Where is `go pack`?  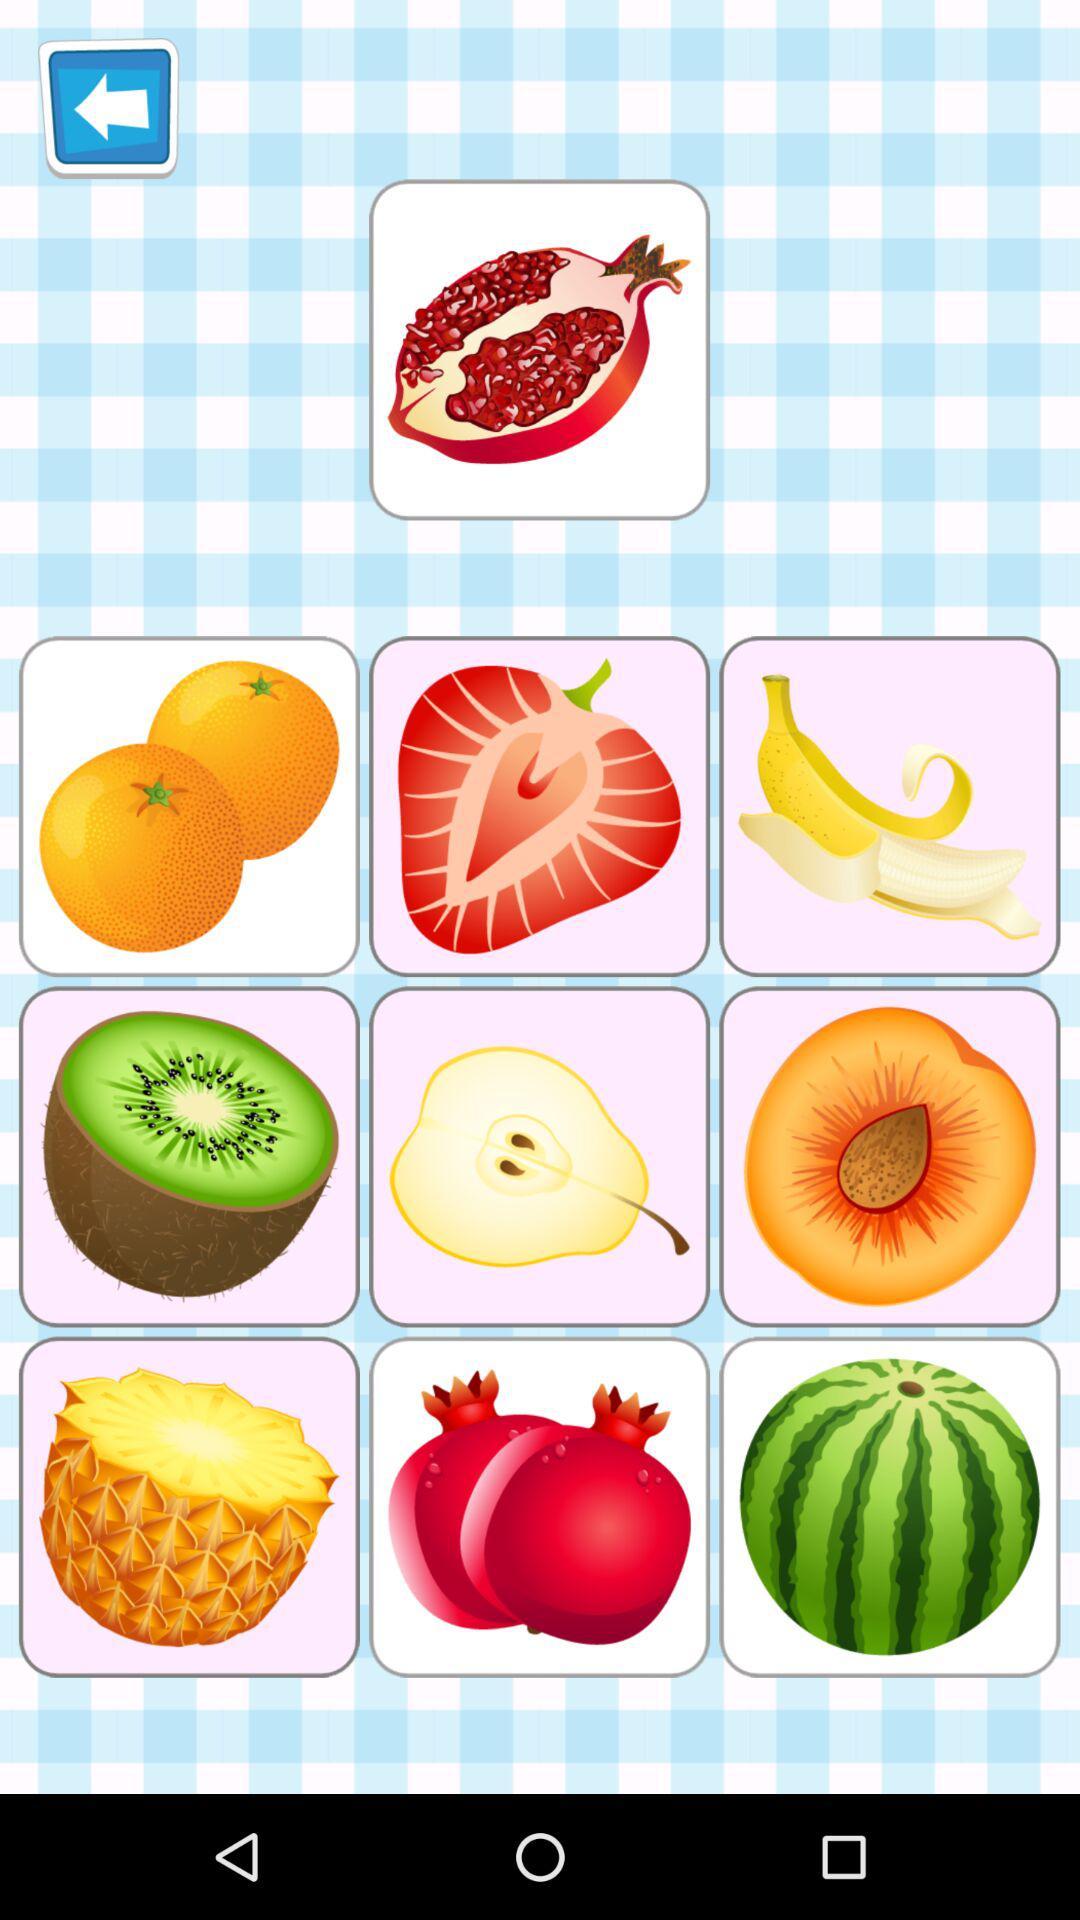
go pack is located at coordinates (108, 107).